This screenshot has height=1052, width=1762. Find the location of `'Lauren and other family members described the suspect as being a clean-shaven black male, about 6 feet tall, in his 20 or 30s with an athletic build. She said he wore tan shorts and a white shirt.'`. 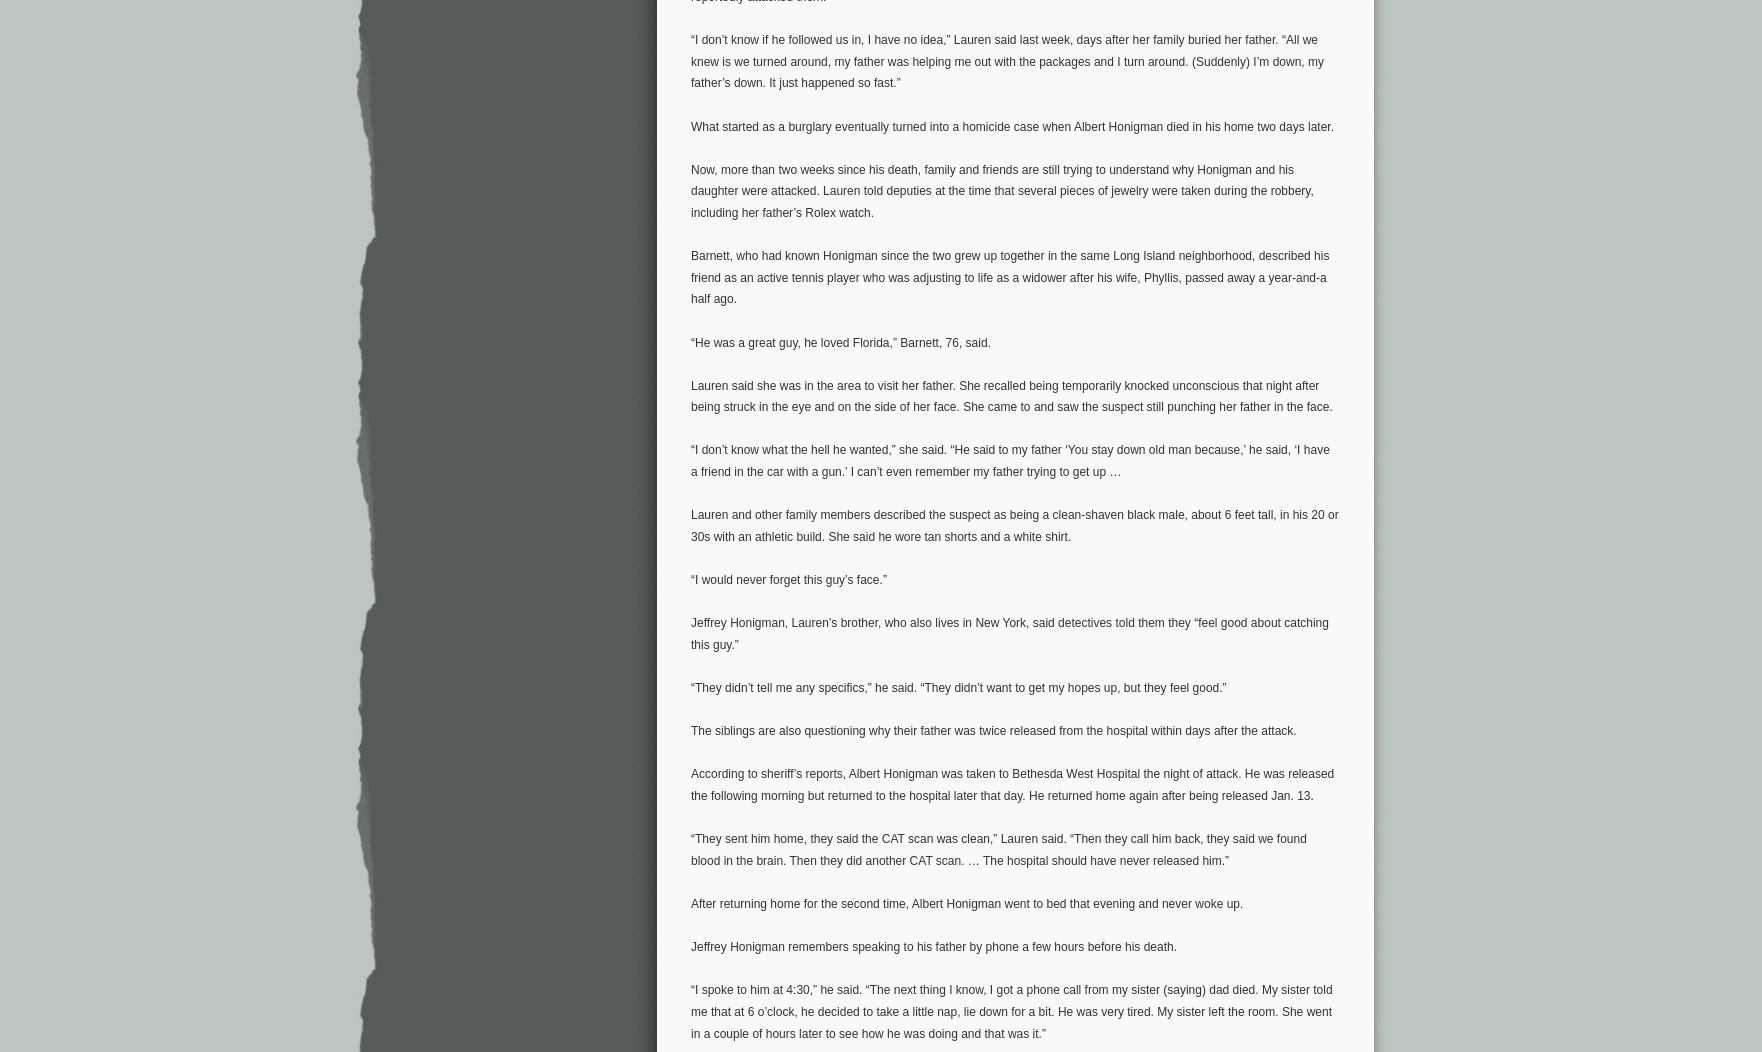

'Lauren and other family members described the suspect as being a clean-shaven black male, about 6 feet tall, in his 20 or 30s with an athletic build. She said he wore tan shorts and a white shirt.' is located at coordinates (1014, 524).